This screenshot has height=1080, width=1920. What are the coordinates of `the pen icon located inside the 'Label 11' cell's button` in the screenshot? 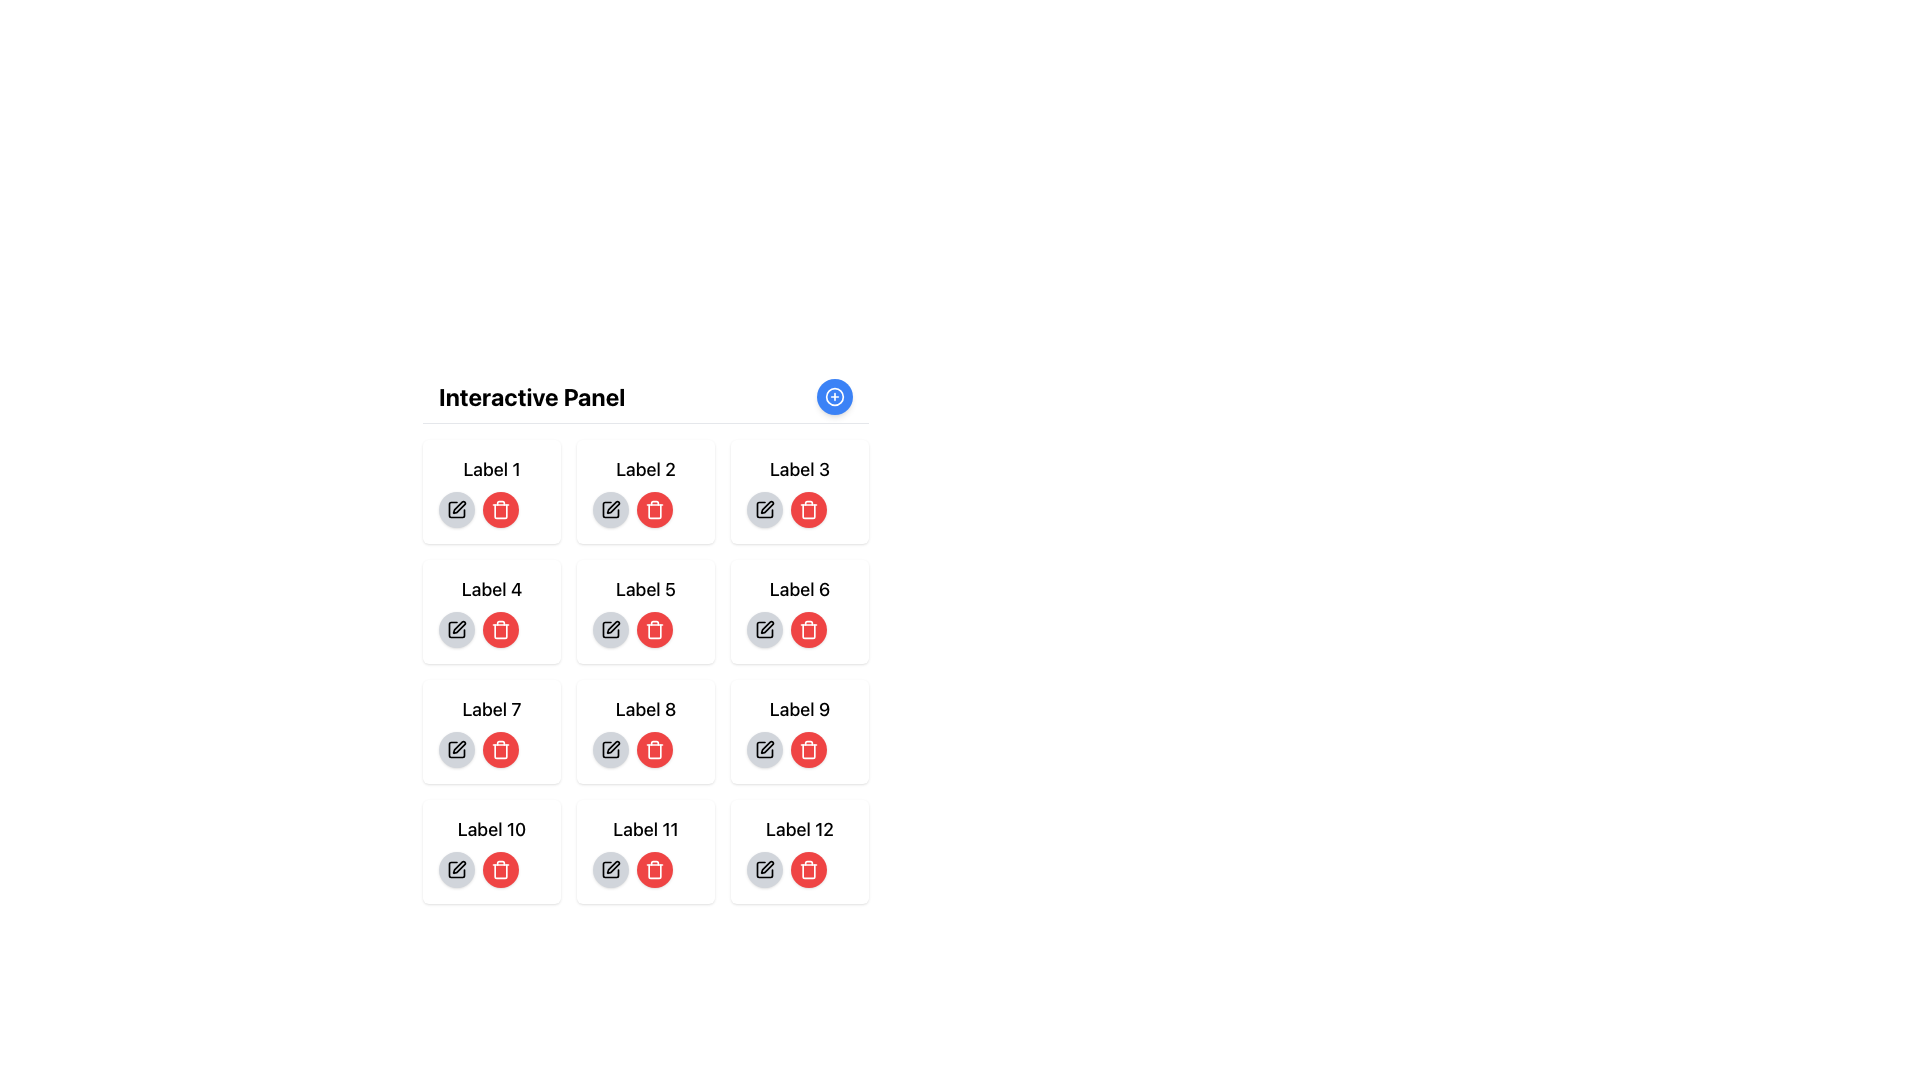 It's located at (609, 869).